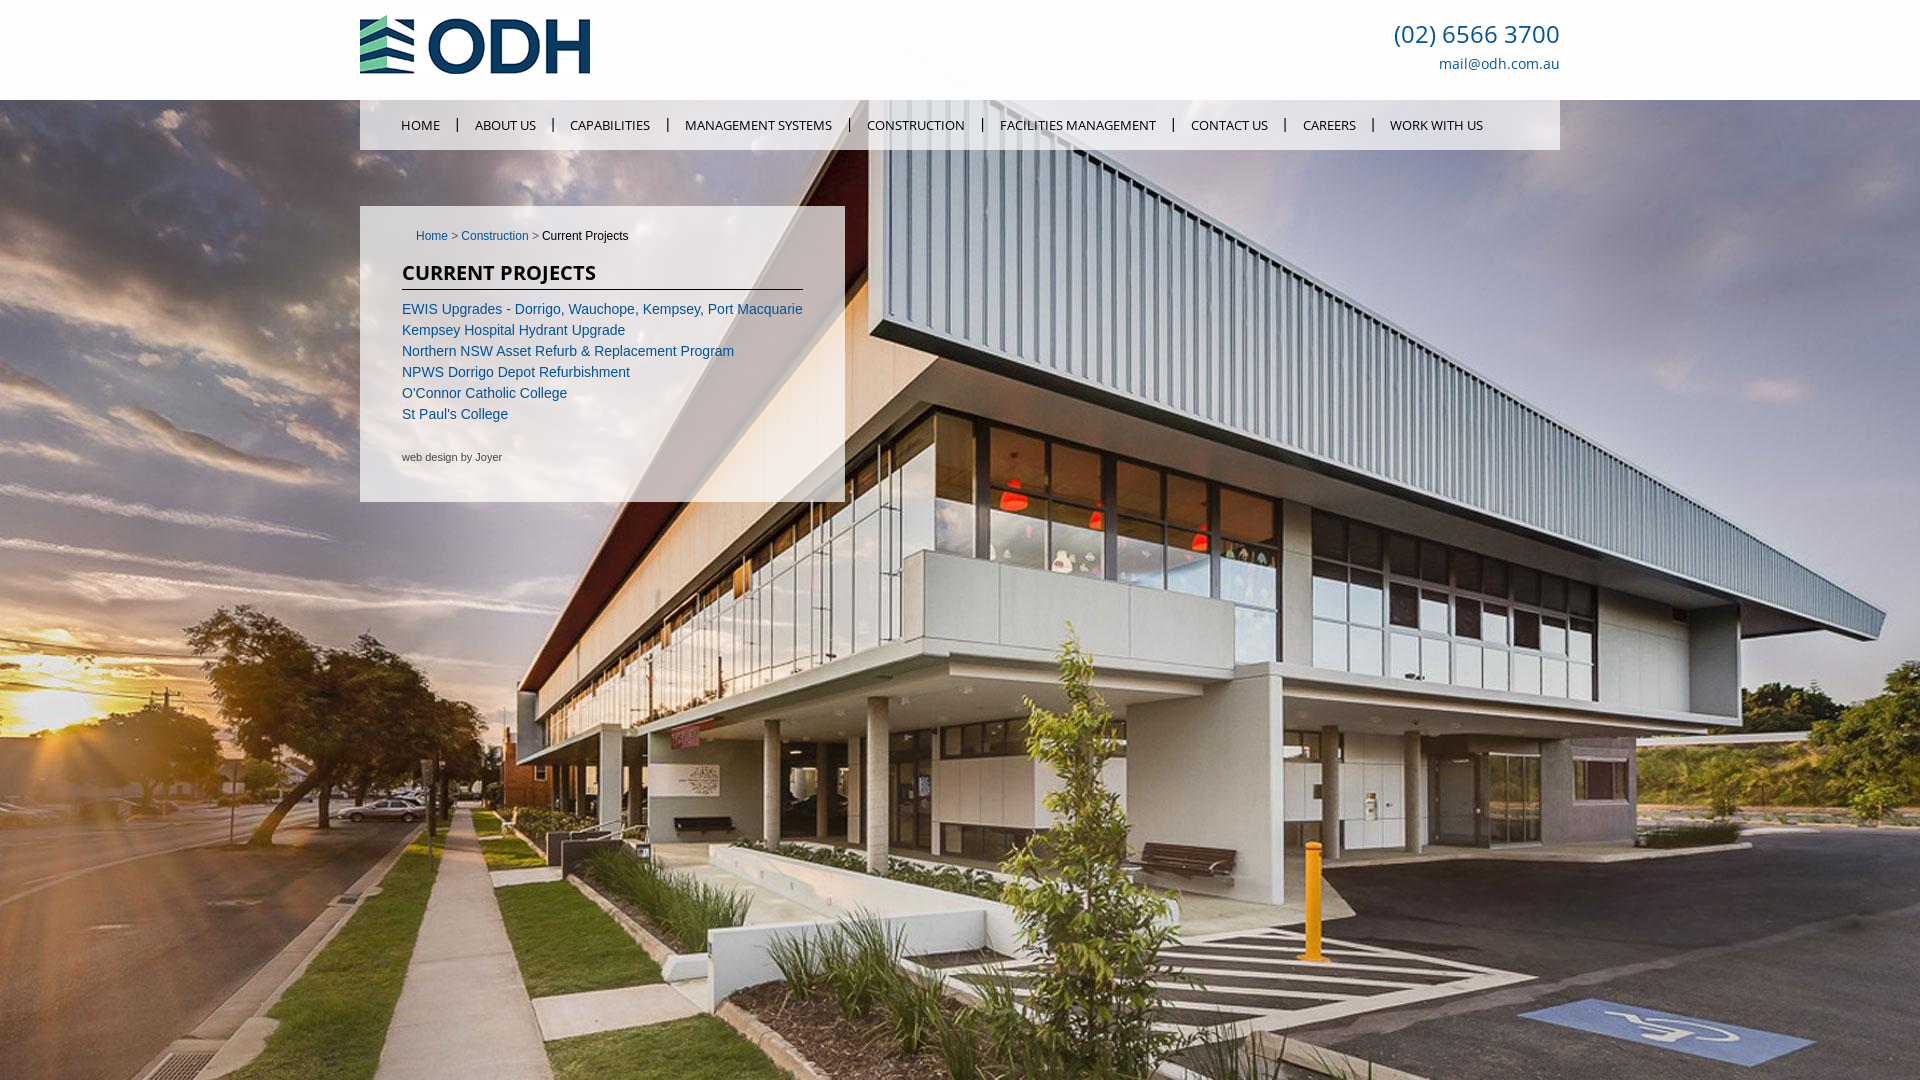  I want to click on 'WORK WITH US', so click(1373, 124).